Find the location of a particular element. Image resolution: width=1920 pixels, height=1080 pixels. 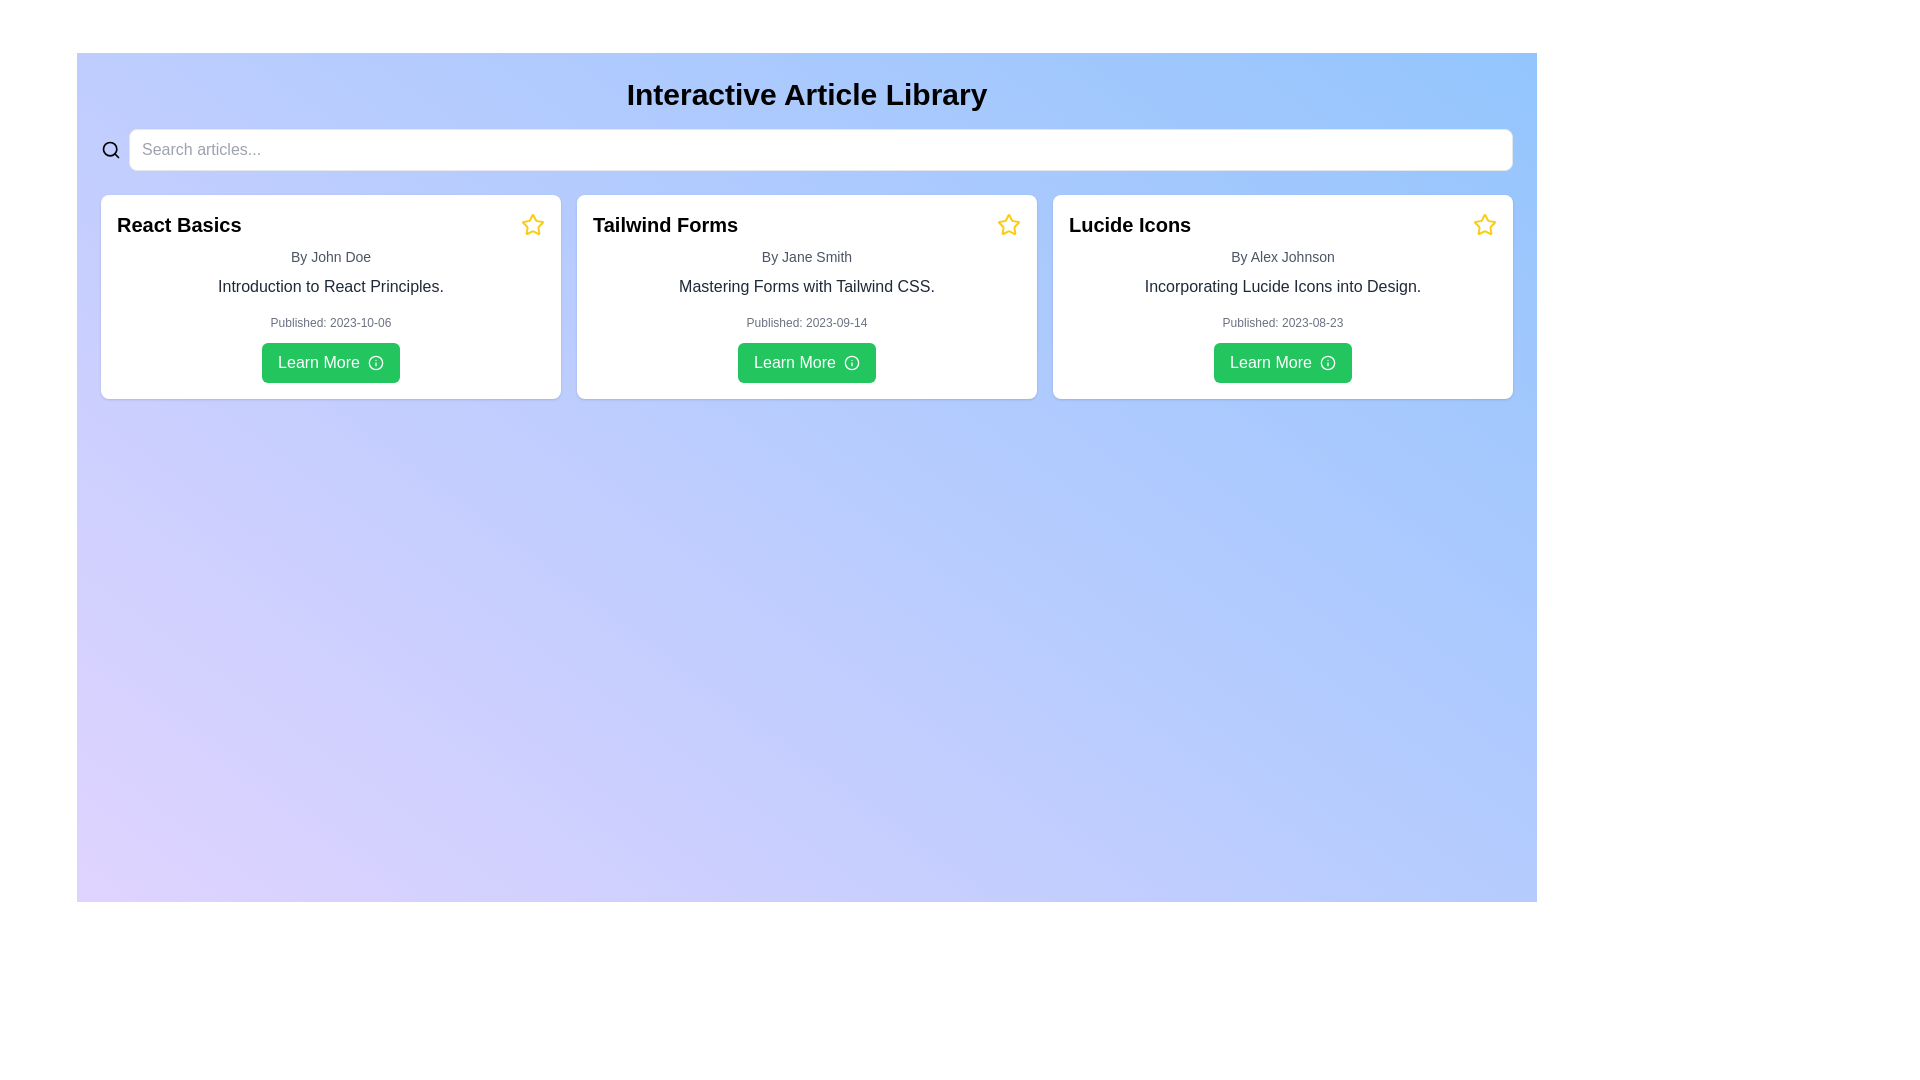

the author label text located beneath the title 'React Basics' and above the description 'Introduction to React Principles' within the first card of the main content section is located at coordinates (331, 256).